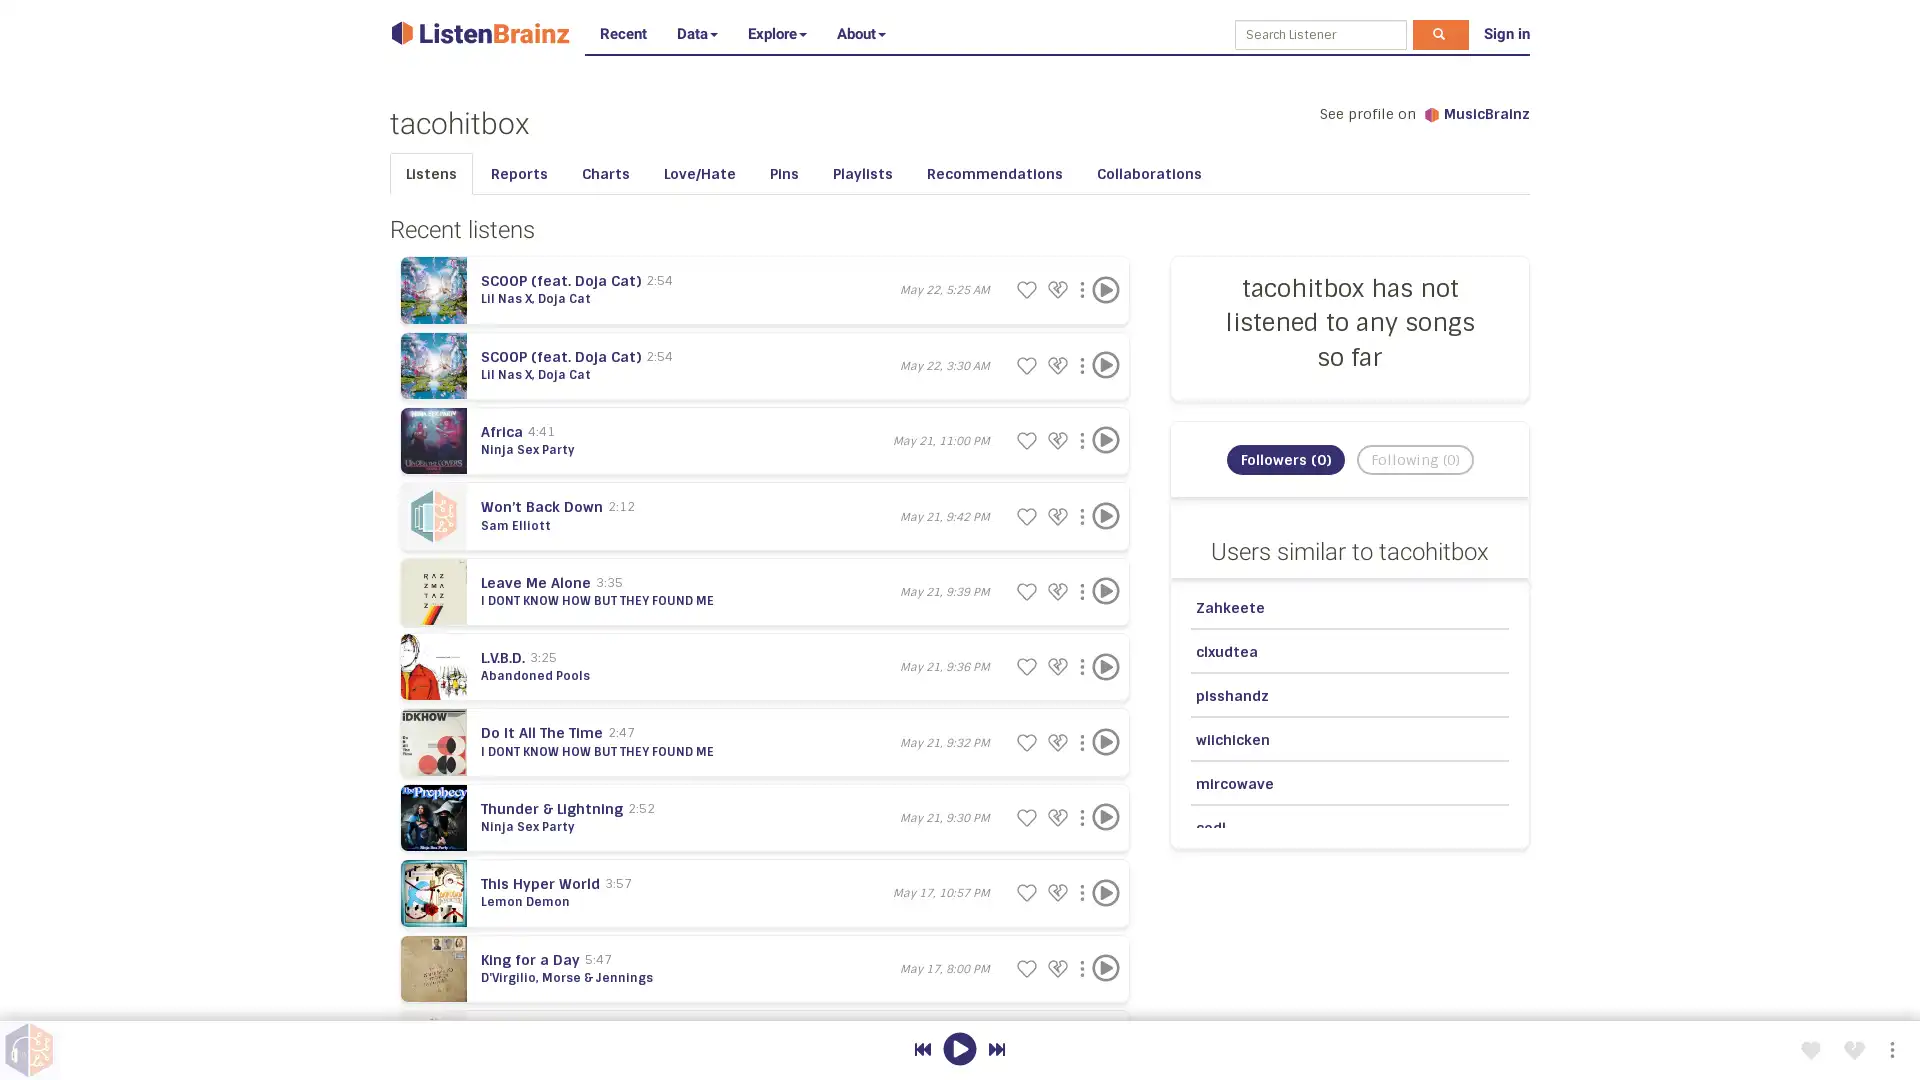  I want to click on Next, so click(996, 1048).